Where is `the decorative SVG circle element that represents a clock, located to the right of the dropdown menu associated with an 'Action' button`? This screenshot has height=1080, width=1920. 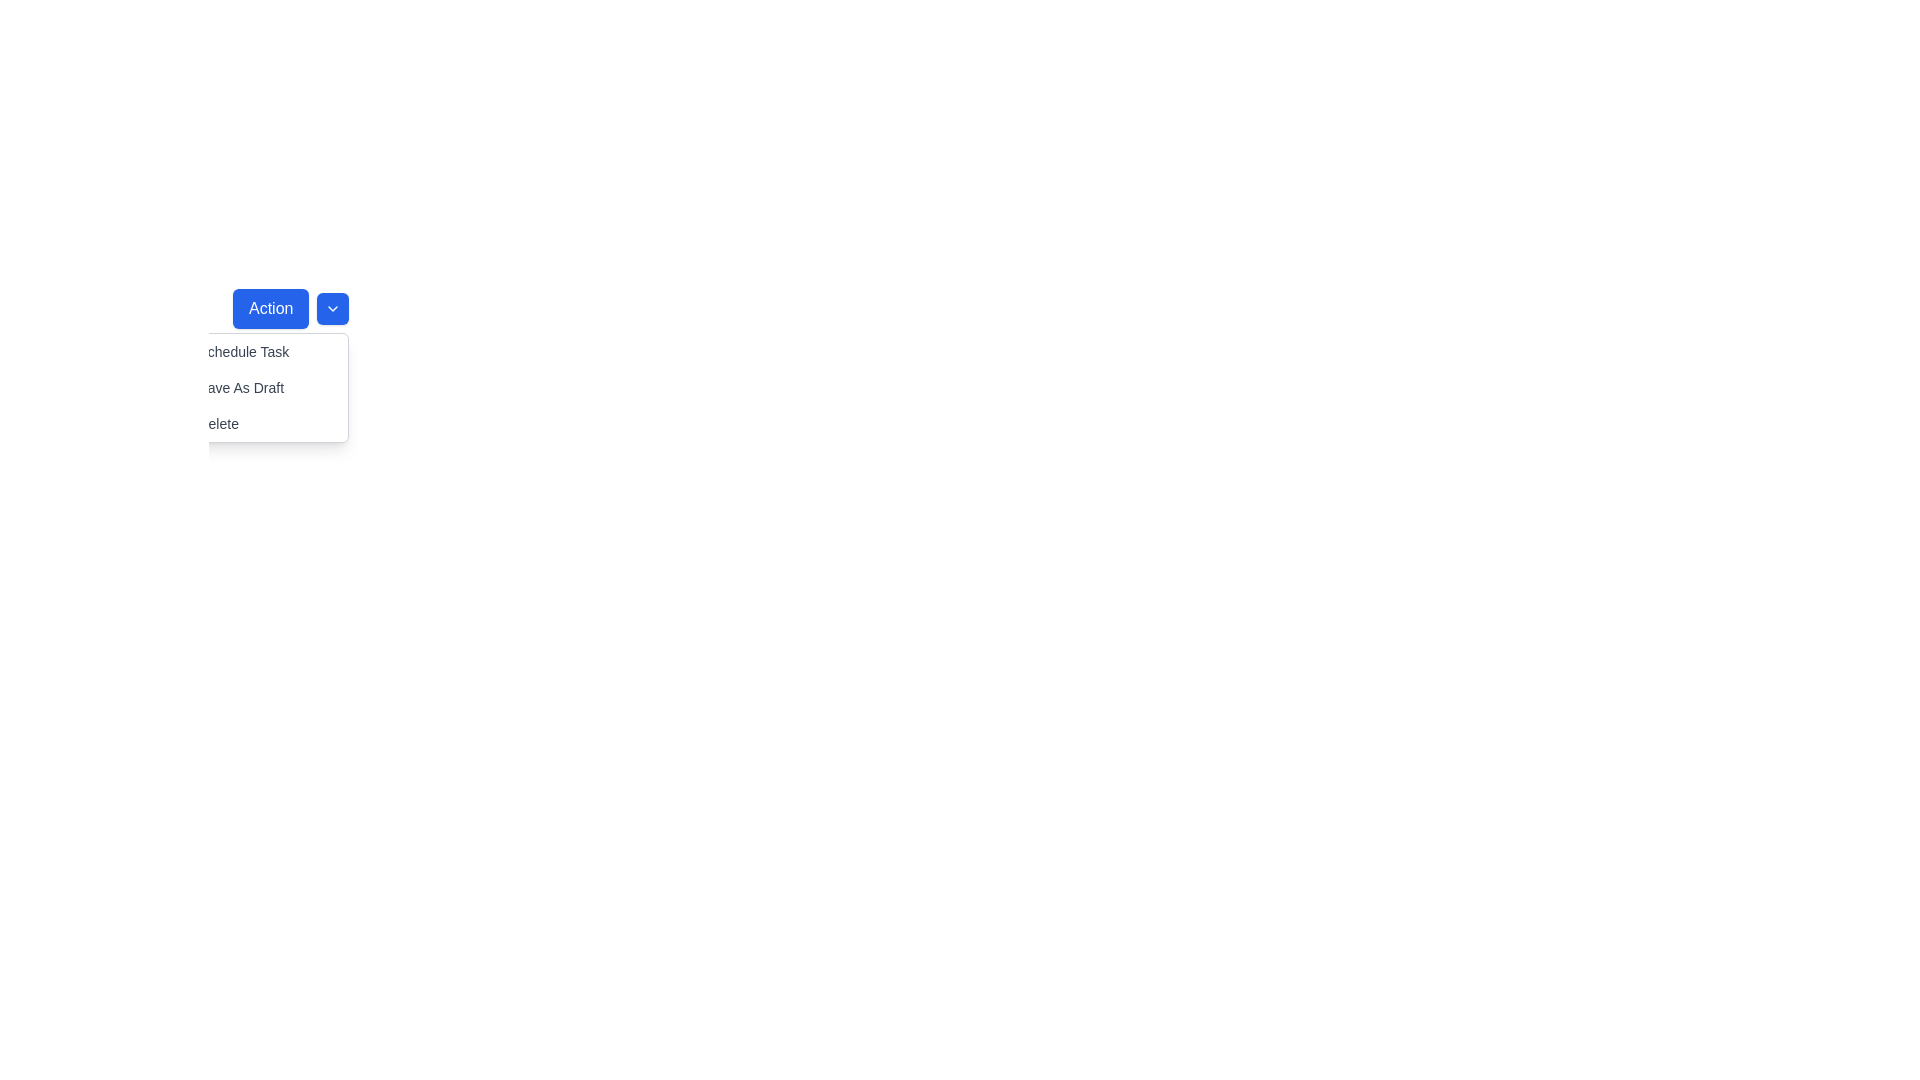
the decorative SVG circle element that represents a clock, located to the right of the dropdown menu associated with an 'Action' button is located at coordinates (182, 350).